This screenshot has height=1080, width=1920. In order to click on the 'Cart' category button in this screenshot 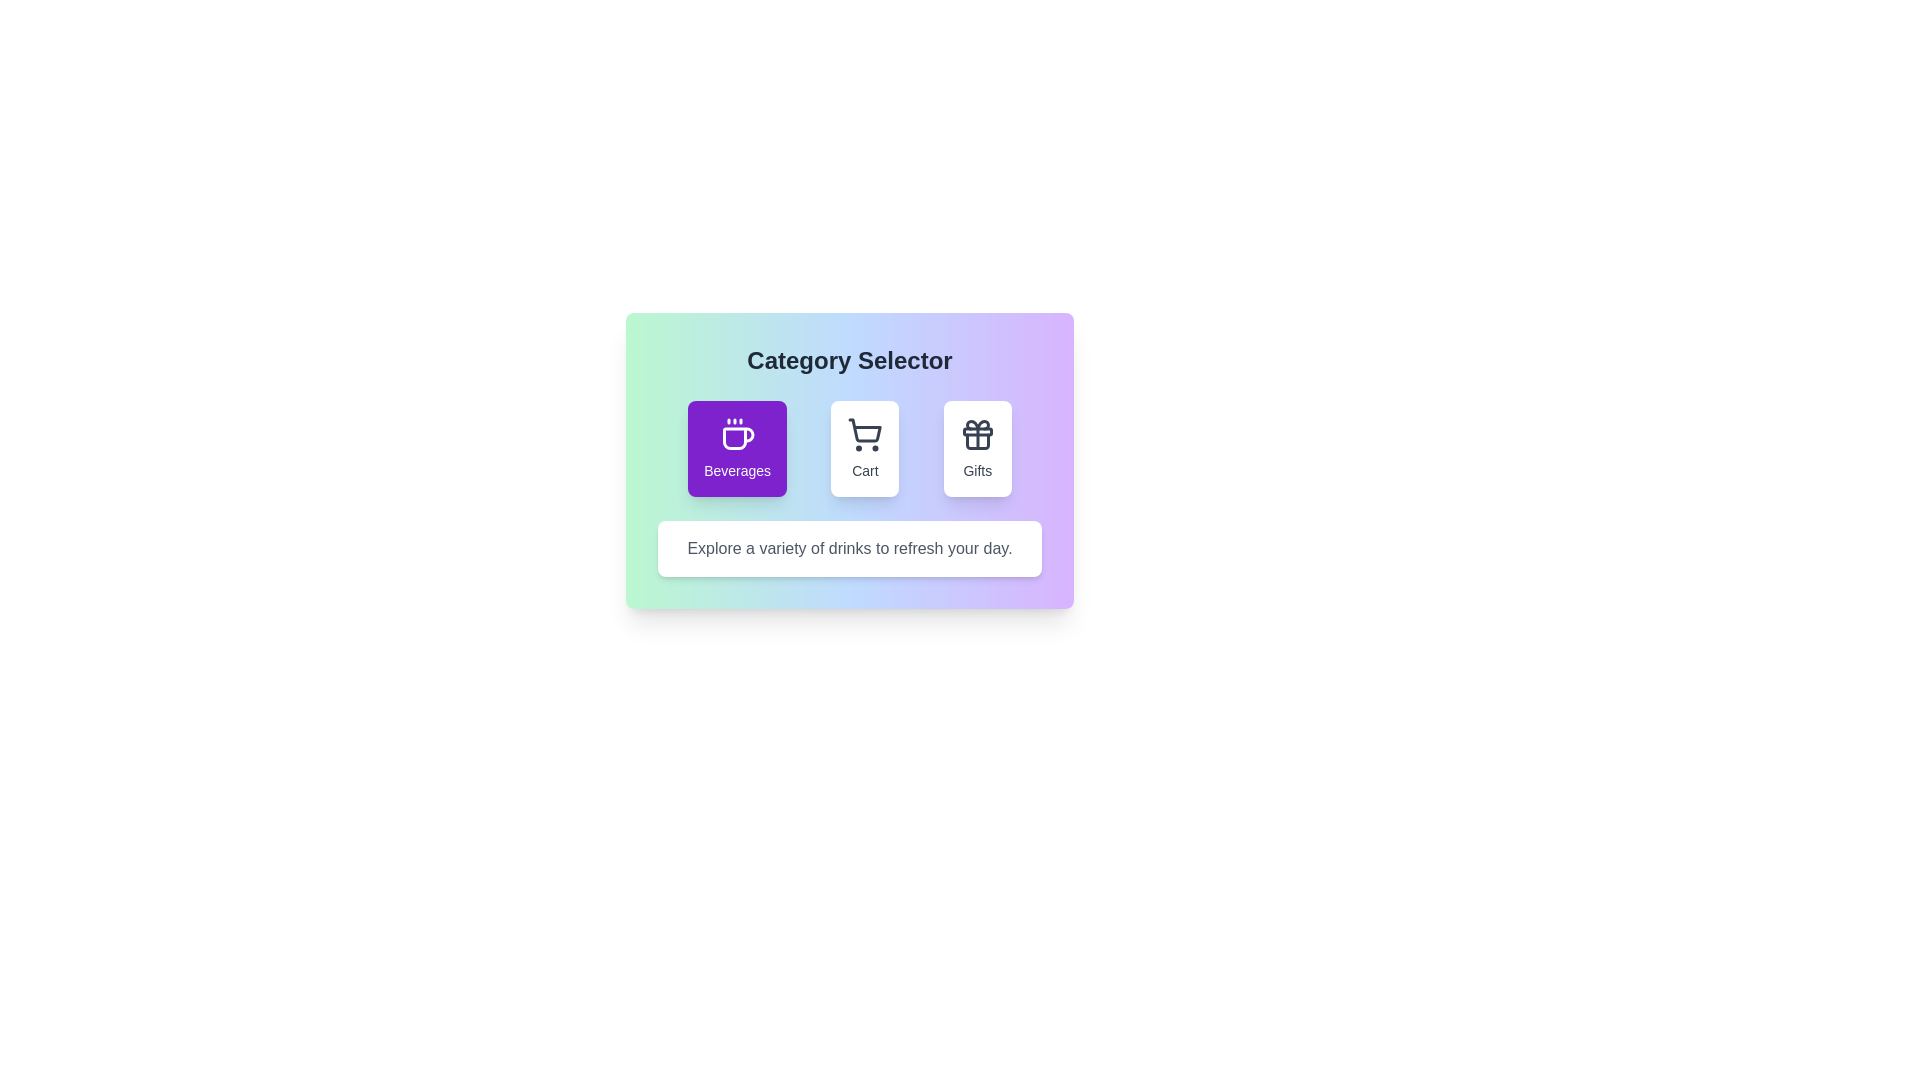, I will do `click(865, 447)`.